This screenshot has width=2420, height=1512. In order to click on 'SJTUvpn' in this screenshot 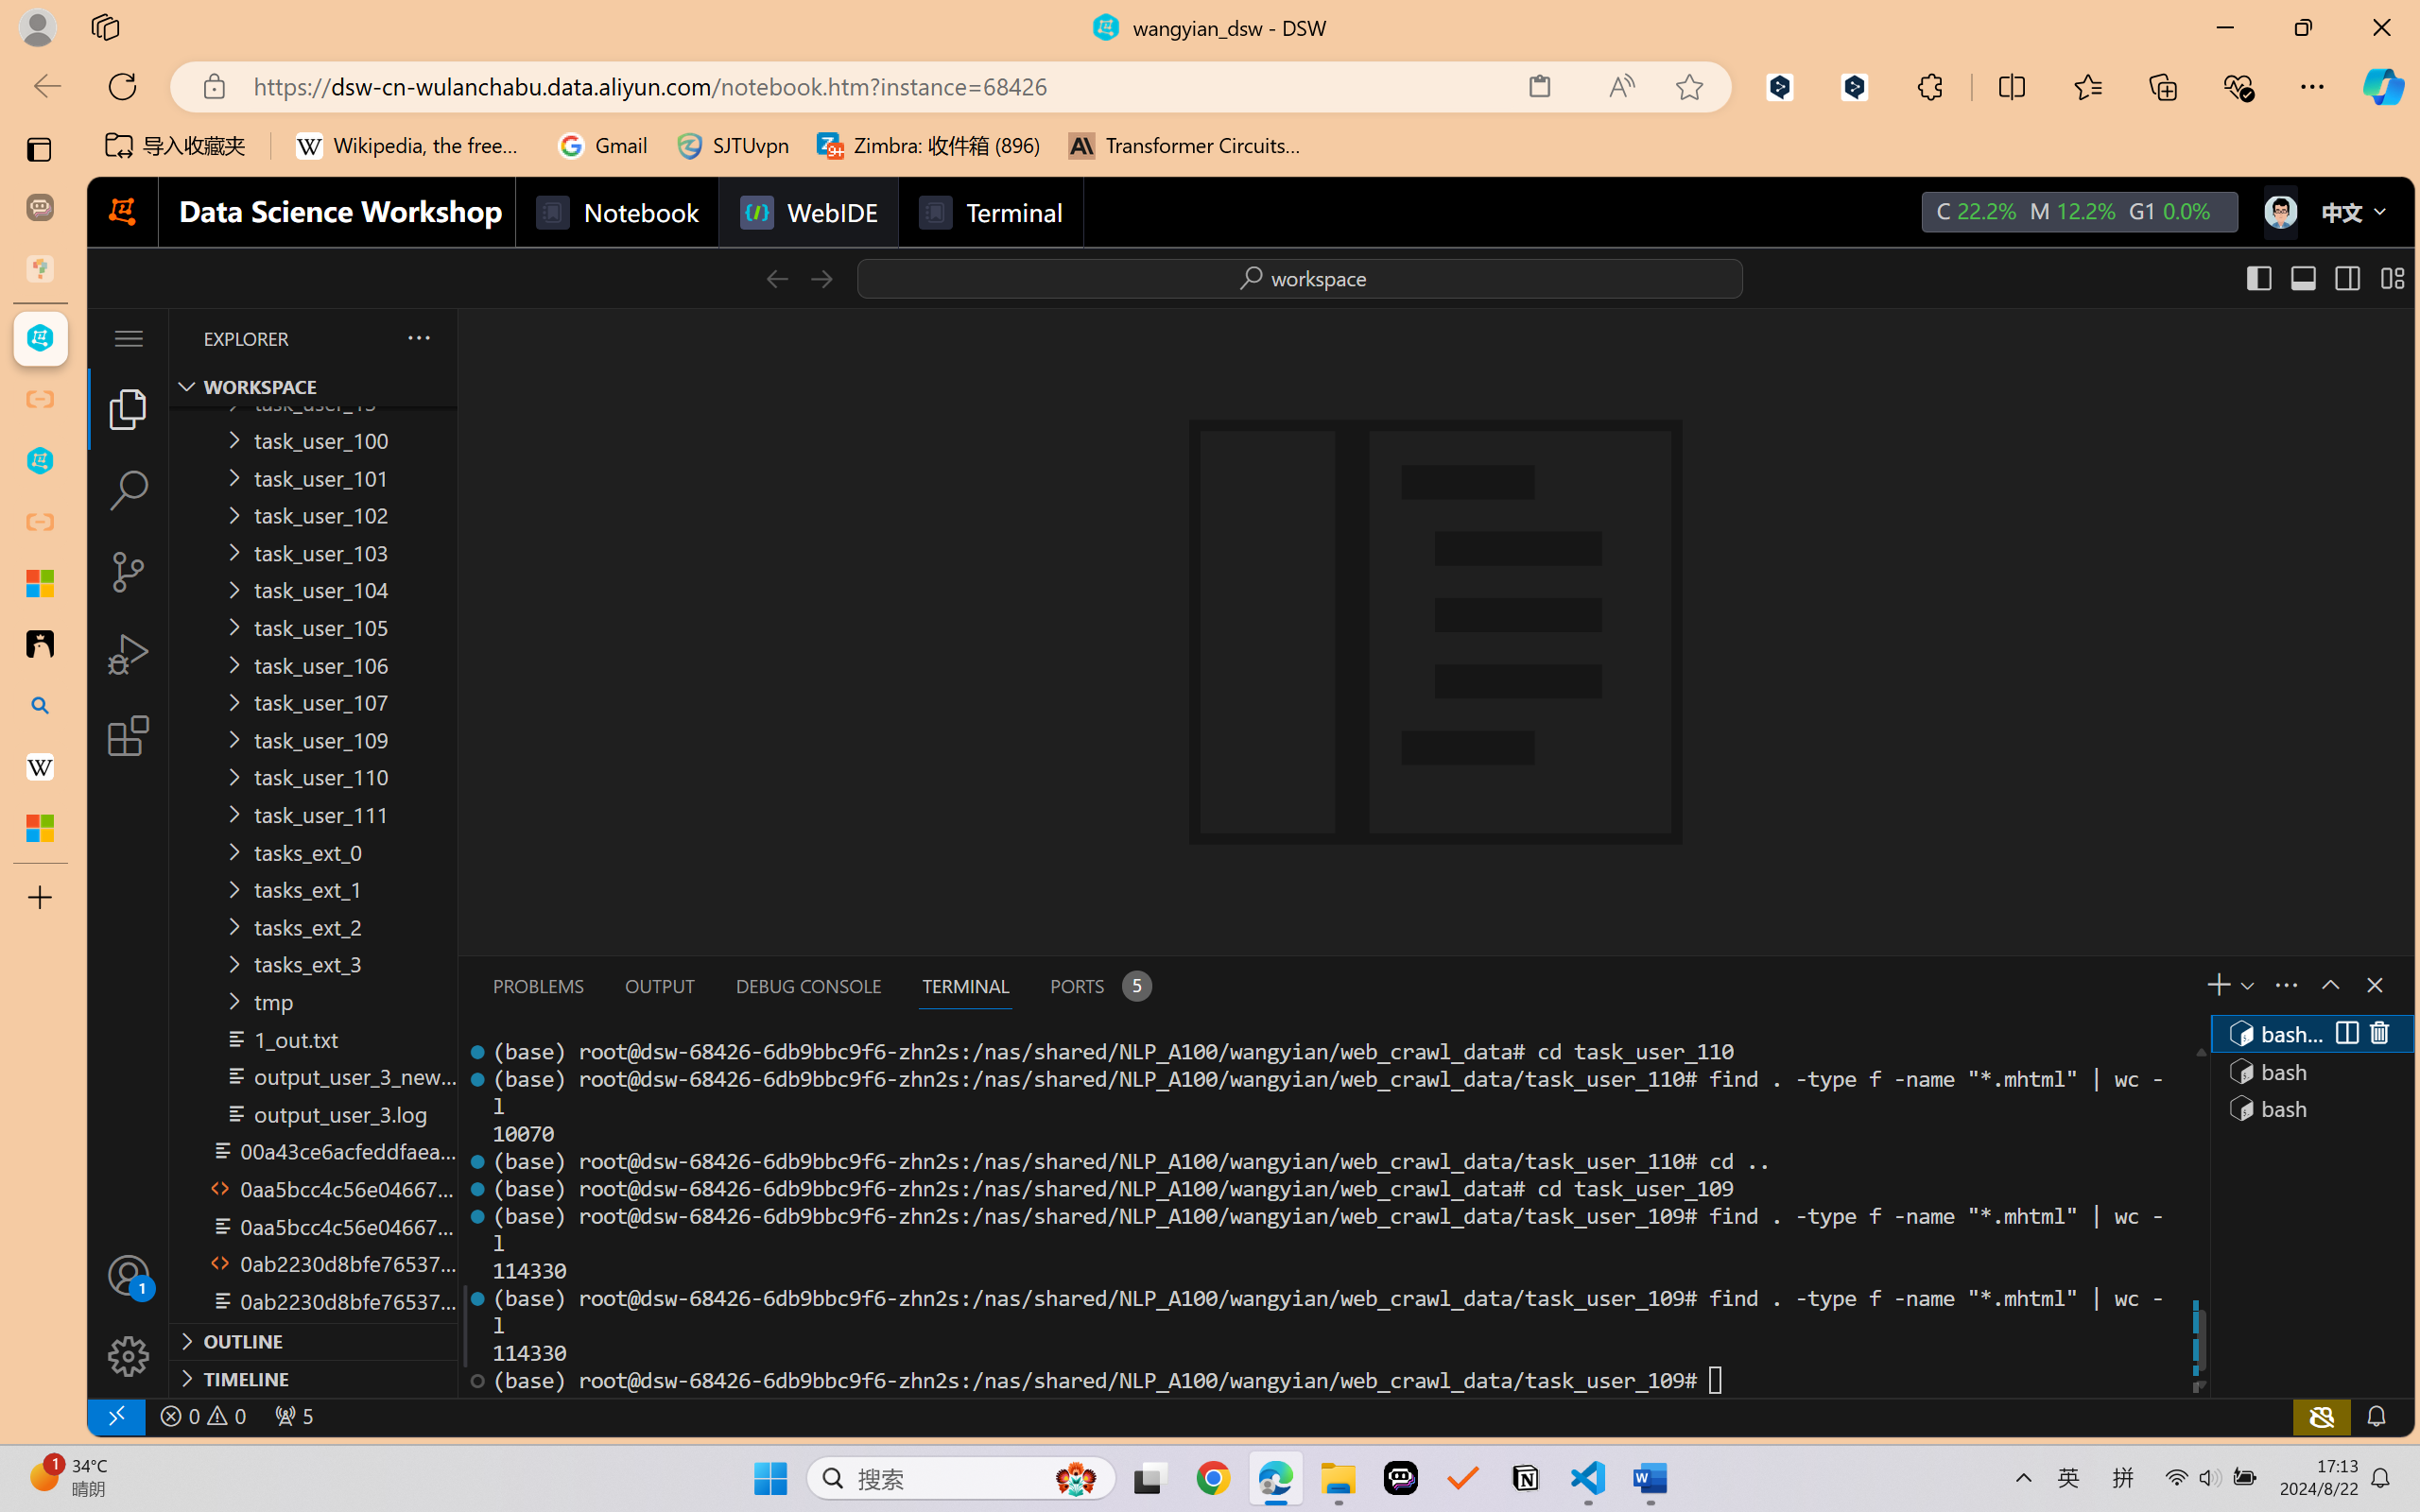, I will do `click(732, 145)`.